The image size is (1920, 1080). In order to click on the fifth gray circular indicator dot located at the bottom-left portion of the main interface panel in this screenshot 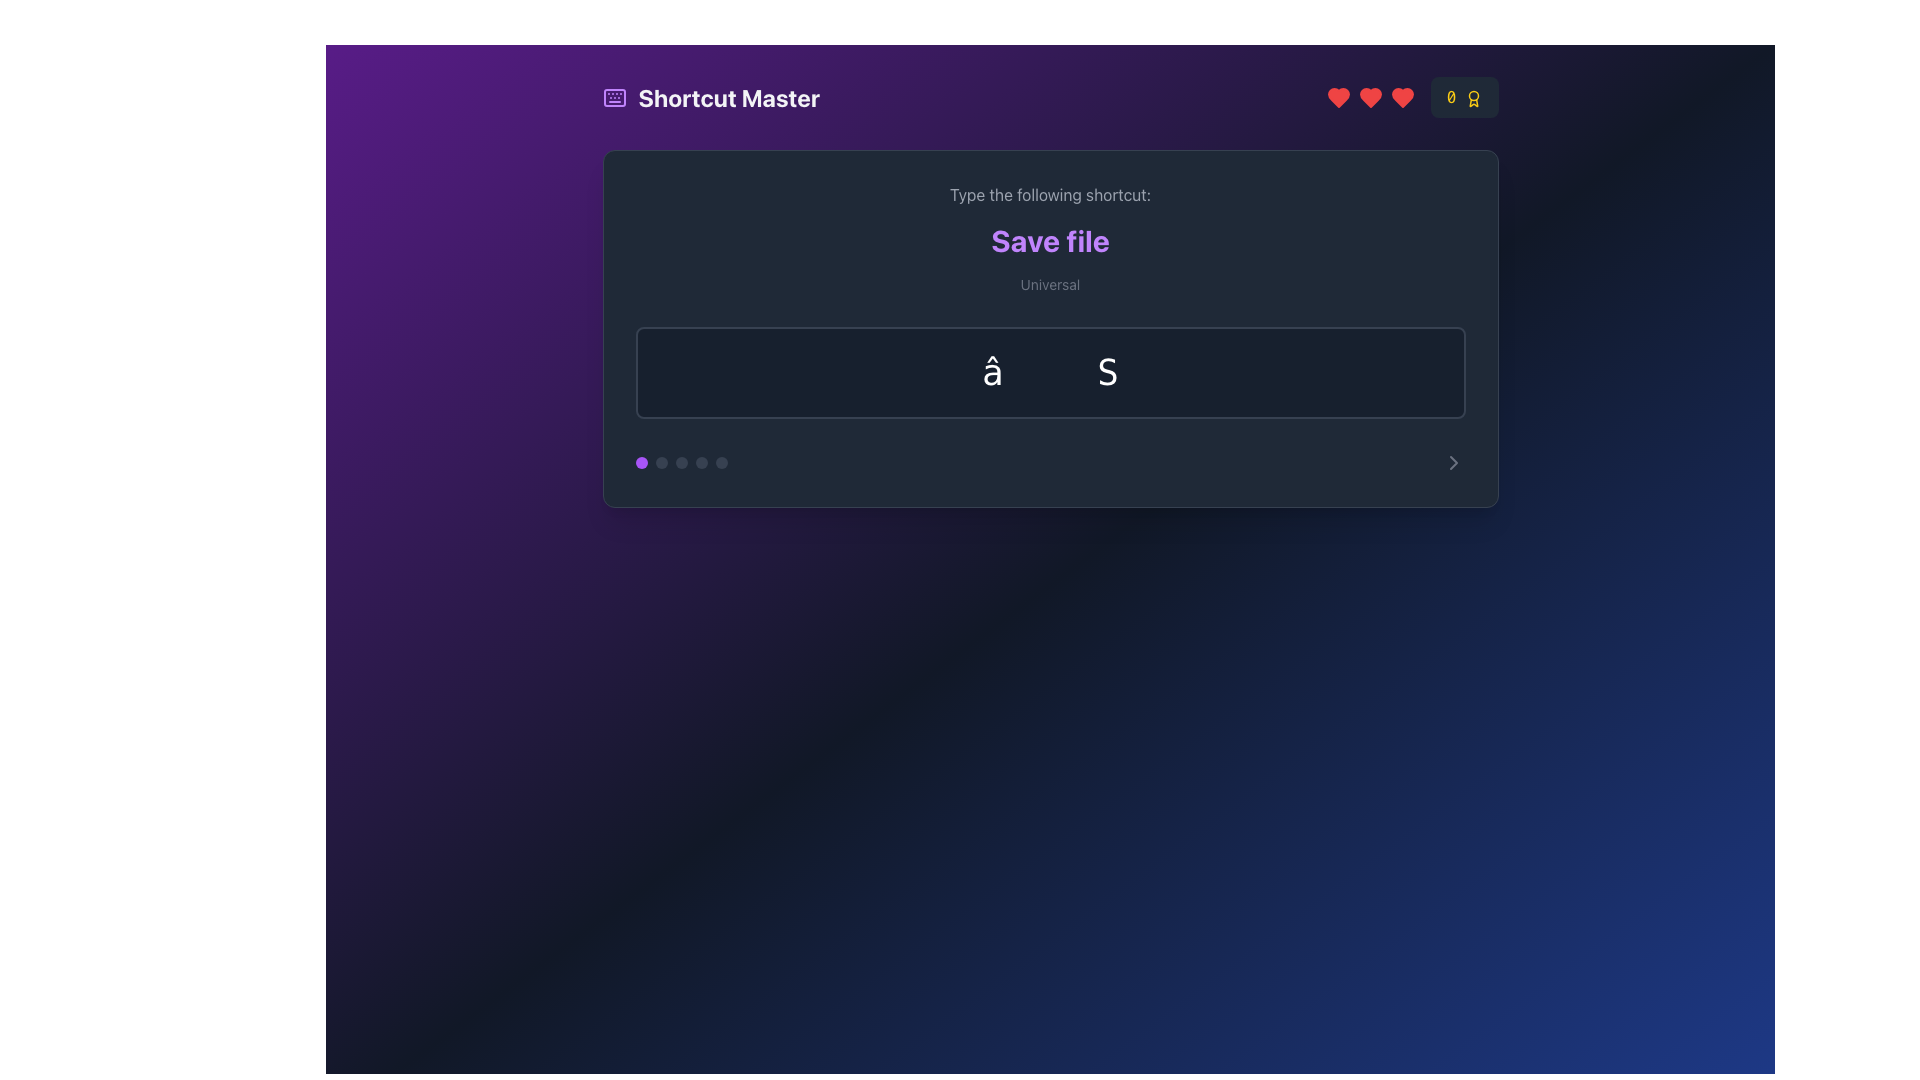, I will do `click(720, 462)`.